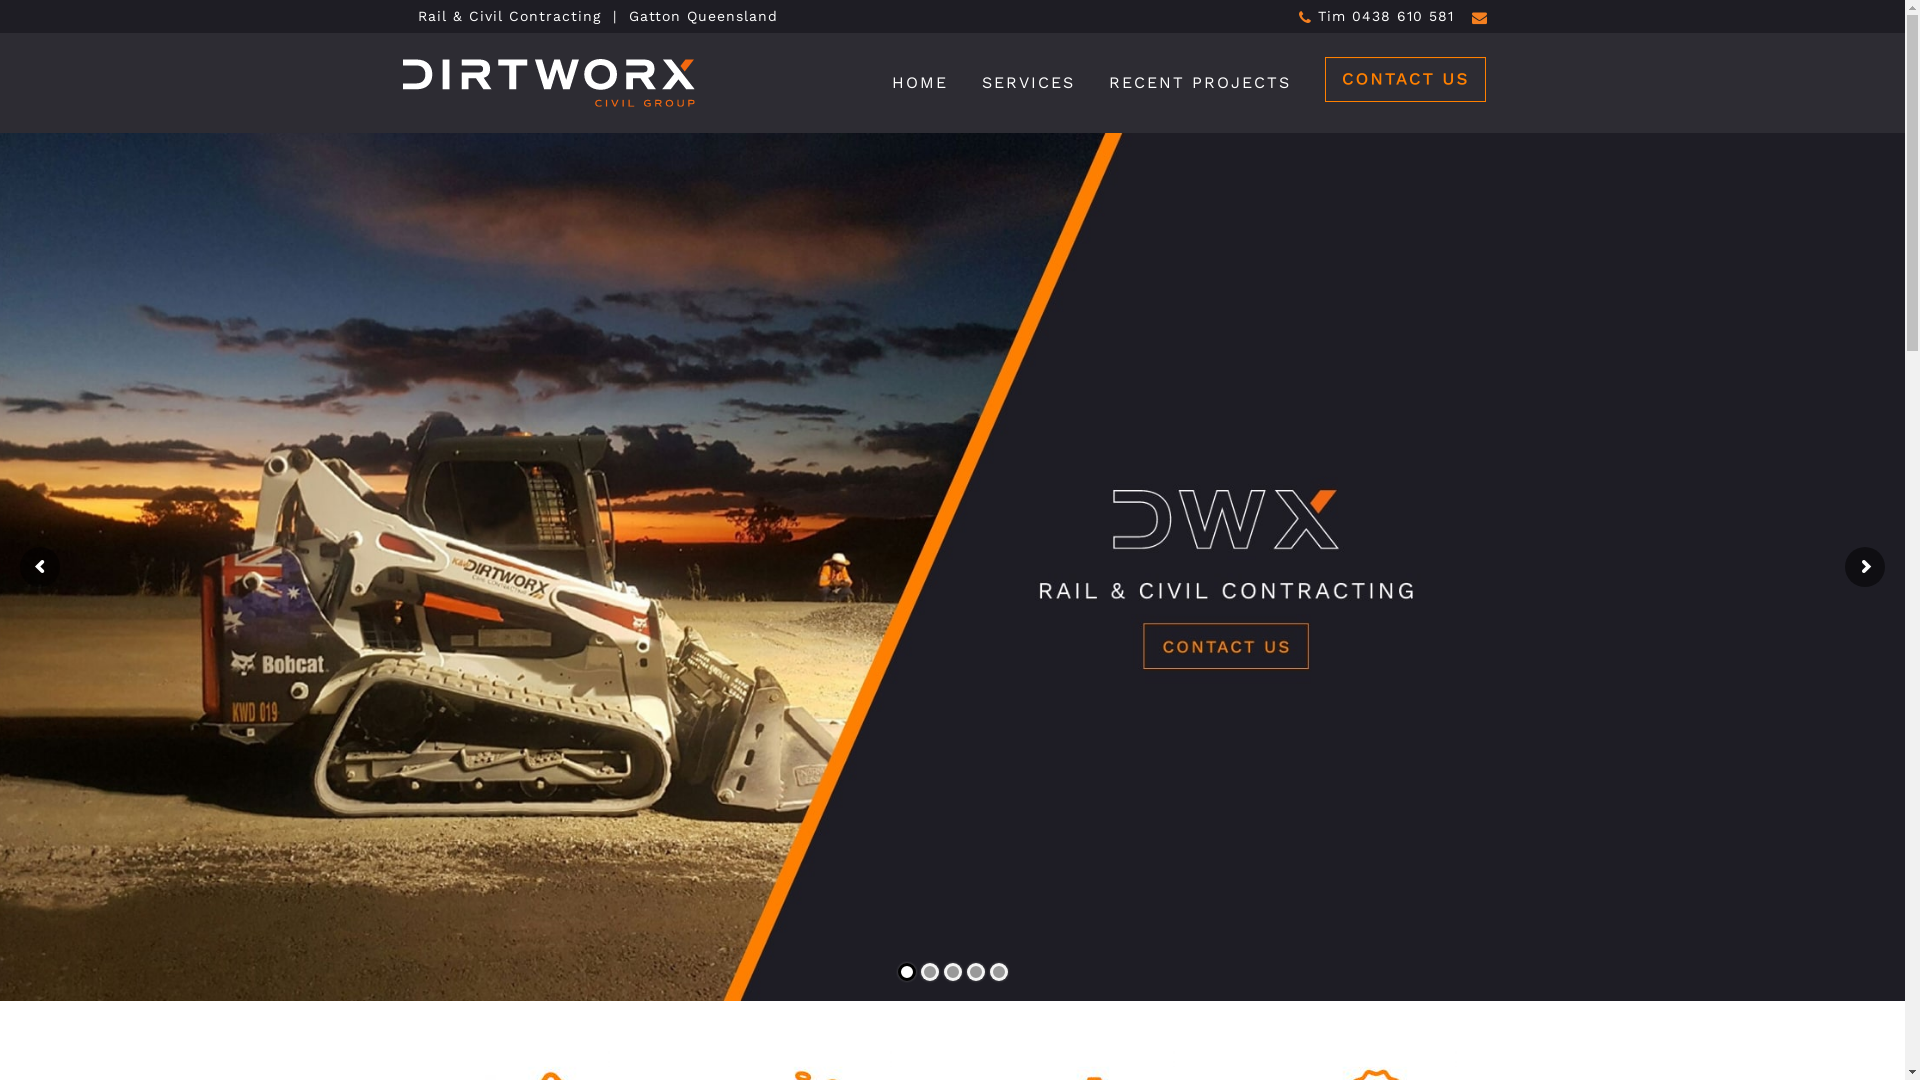 This screenshot has width=1920, height=1080. What do you see at coordinates (1200, 82) in the screenshot?
I see `'RECENT PROJECTS'` at bounding box center [1200, 82].